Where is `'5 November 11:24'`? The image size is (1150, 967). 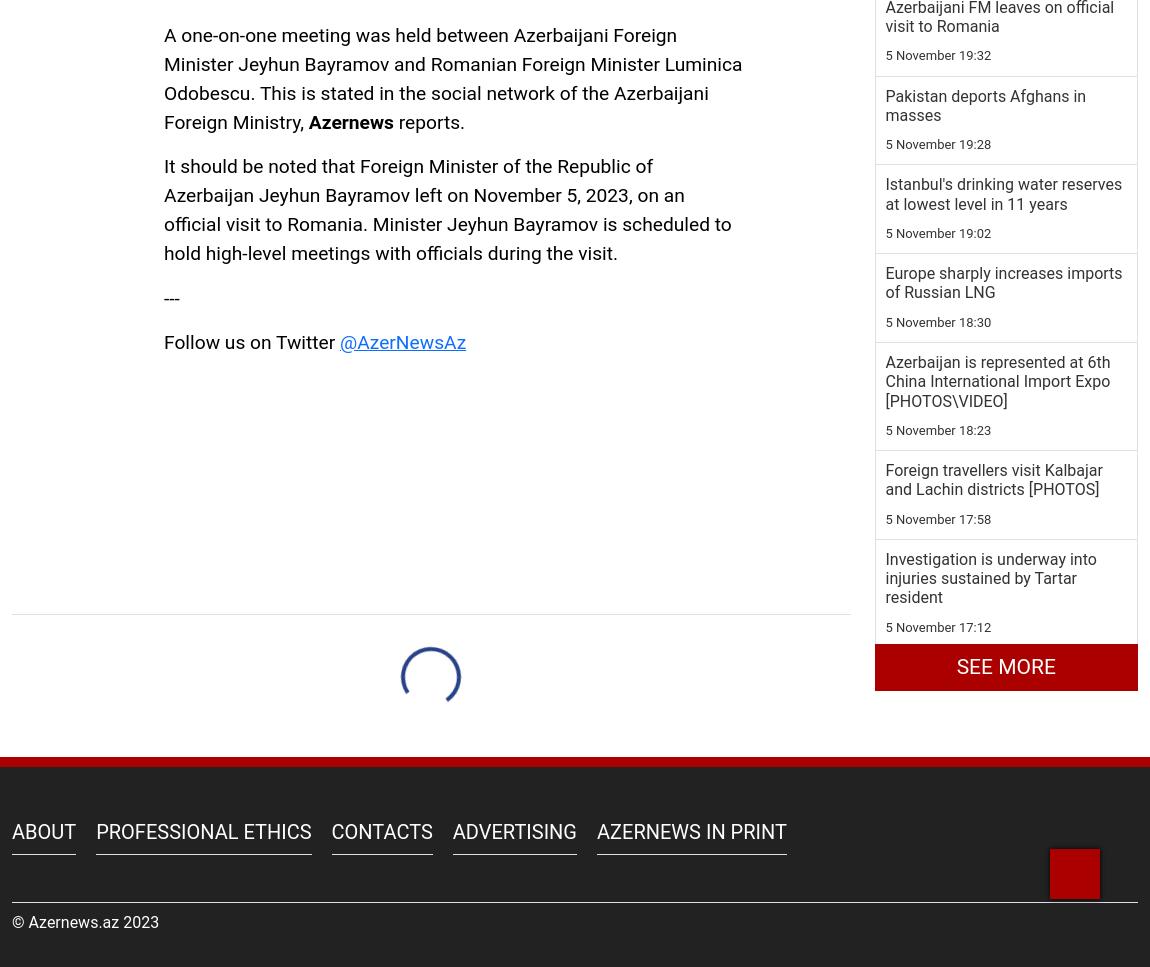 '5 November 11:24' is located at coordinates (885, 262).